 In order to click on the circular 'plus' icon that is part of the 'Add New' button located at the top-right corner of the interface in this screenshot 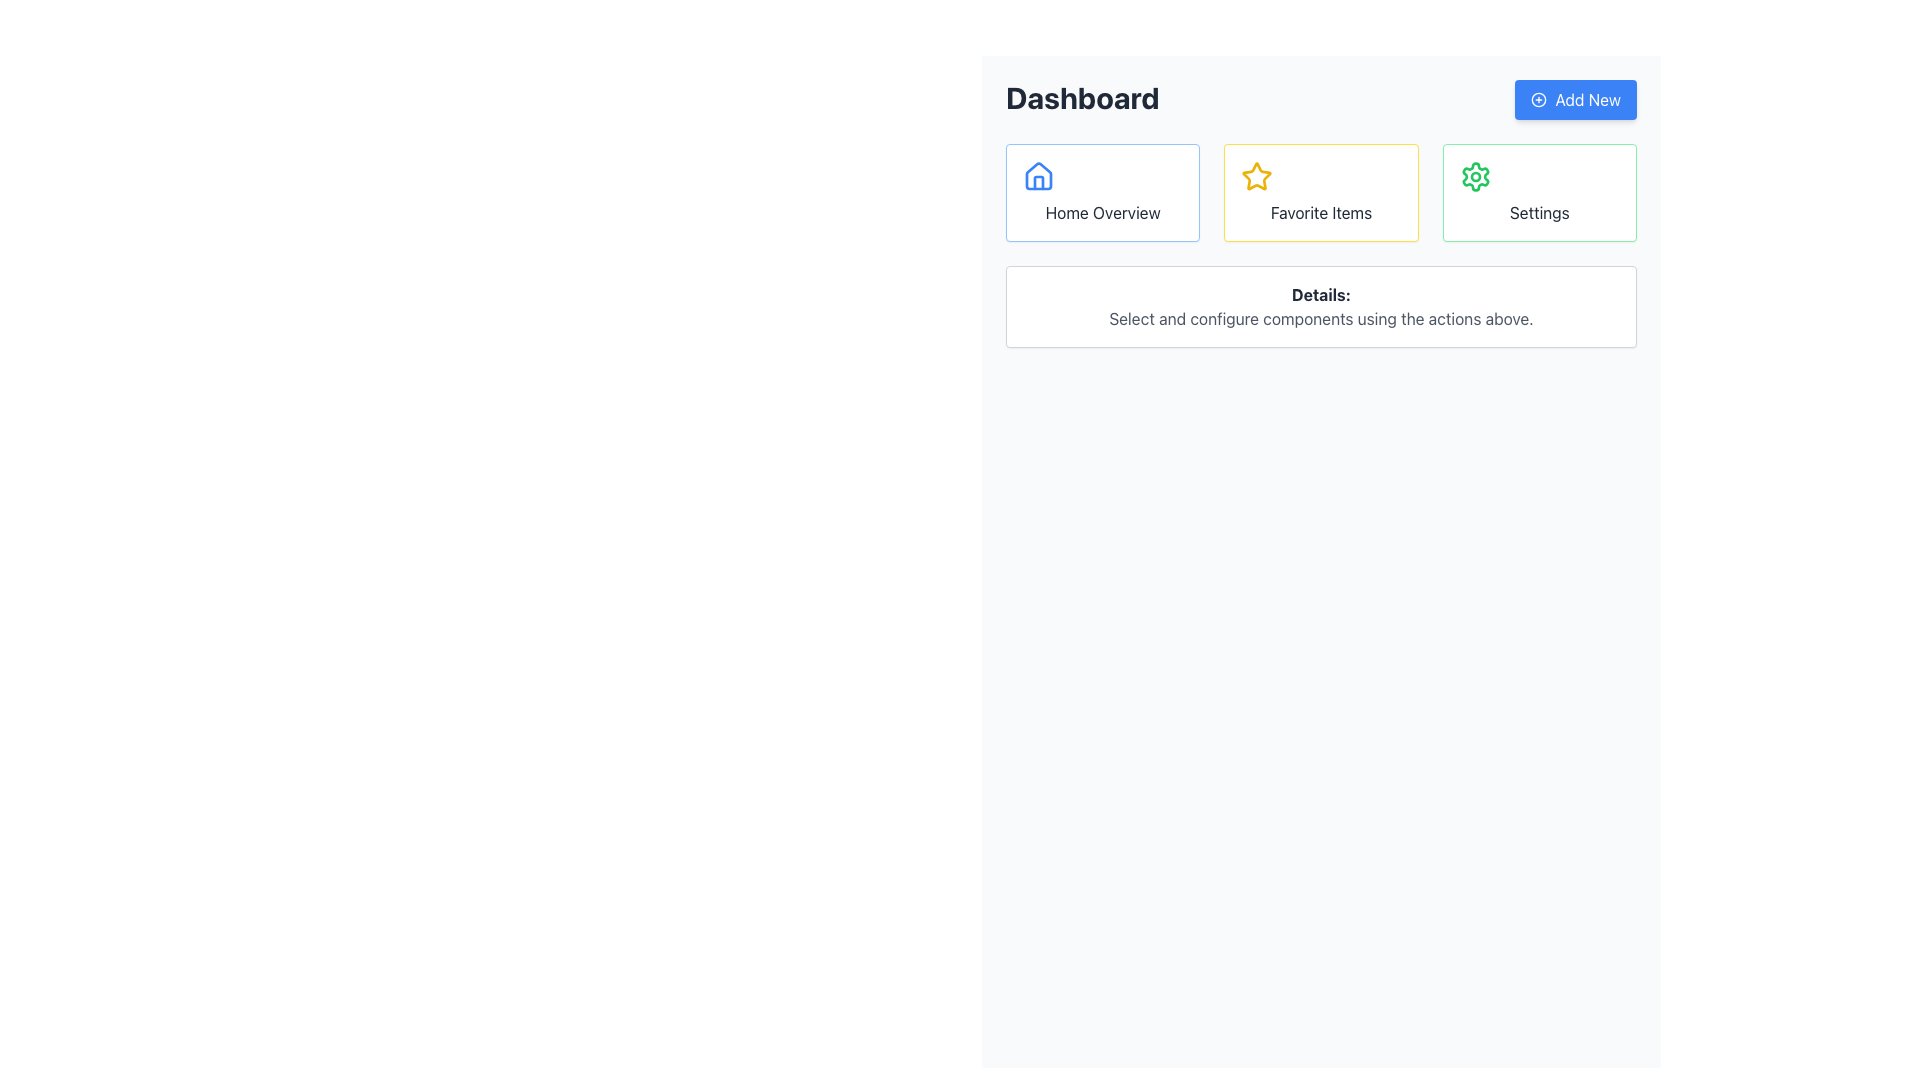, I will do `click(1538, 100)`.